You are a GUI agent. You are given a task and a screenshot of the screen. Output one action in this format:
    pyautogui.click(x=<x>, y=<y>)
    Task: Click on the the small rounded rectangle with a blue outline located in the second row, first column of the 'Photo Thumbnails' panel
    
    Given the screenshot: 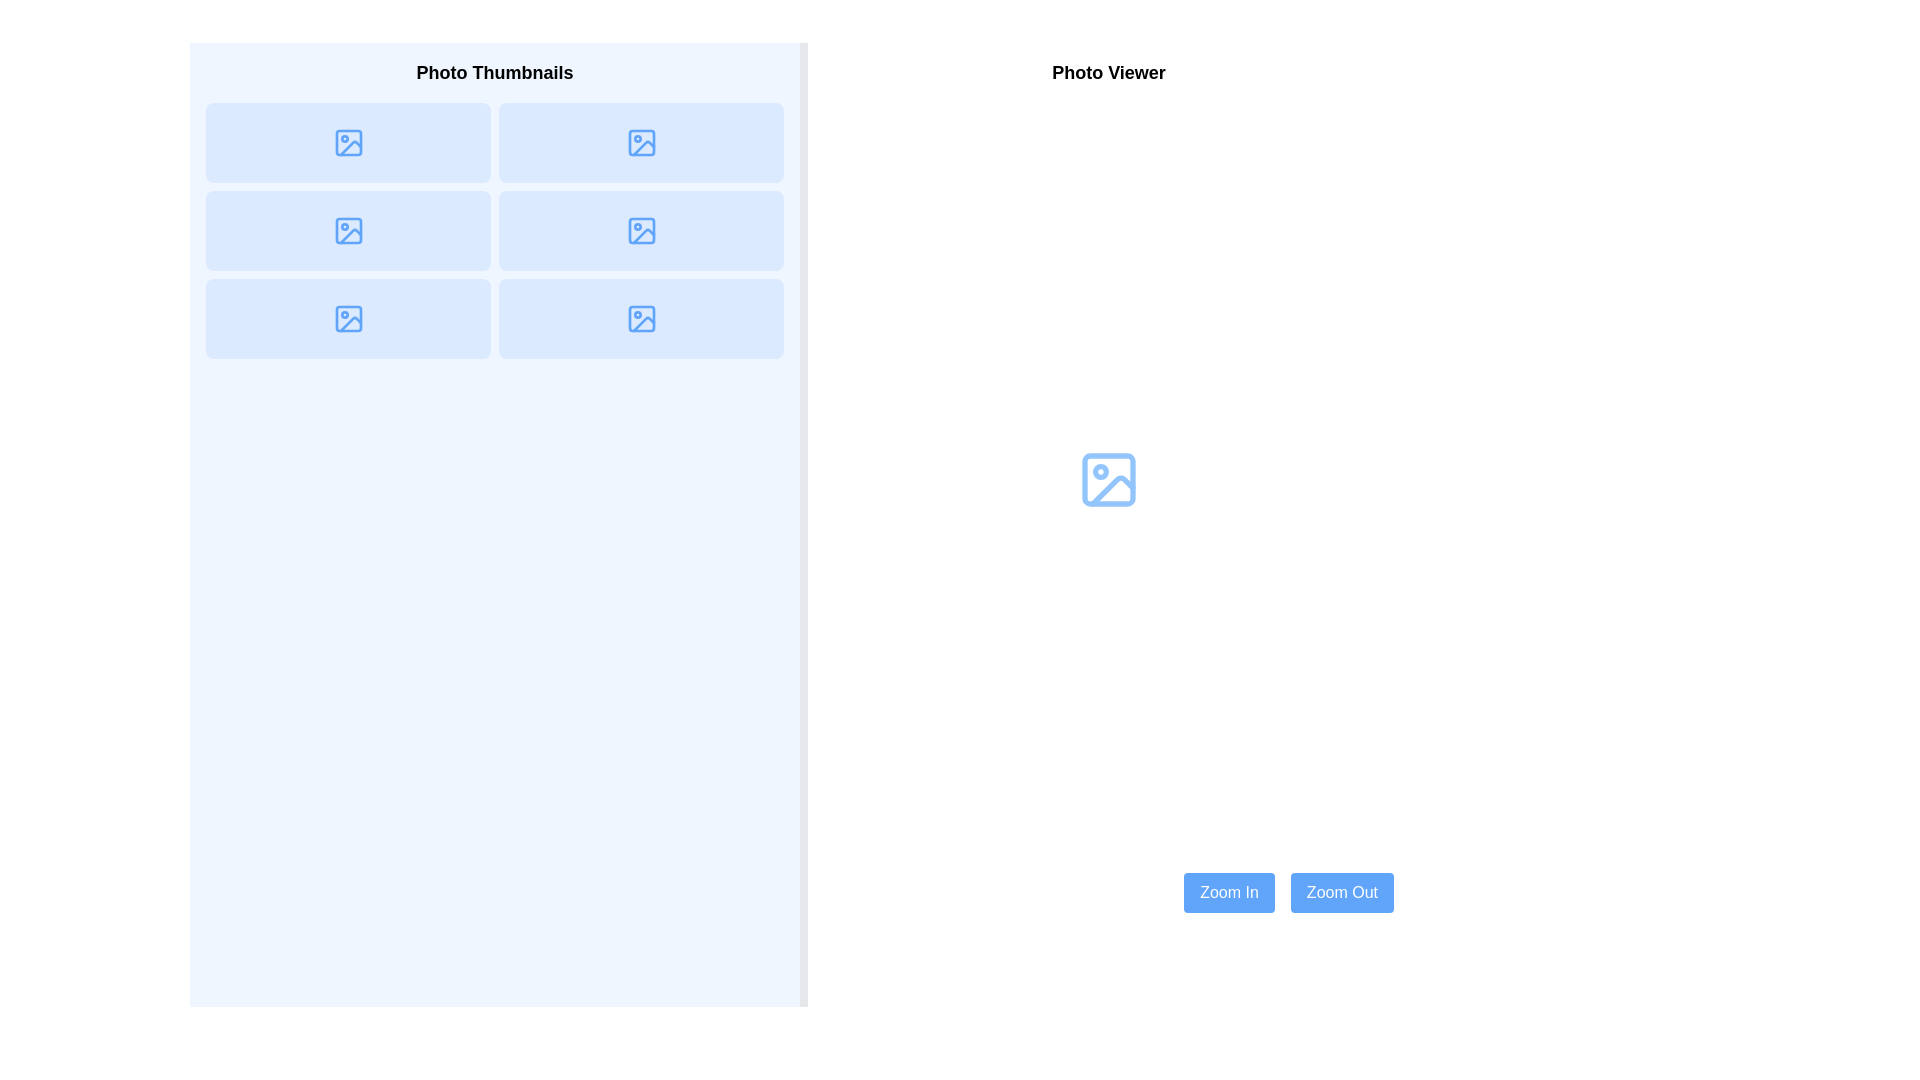 What is the action you would take?
    pyautogui.click(x=348, y=230)
    